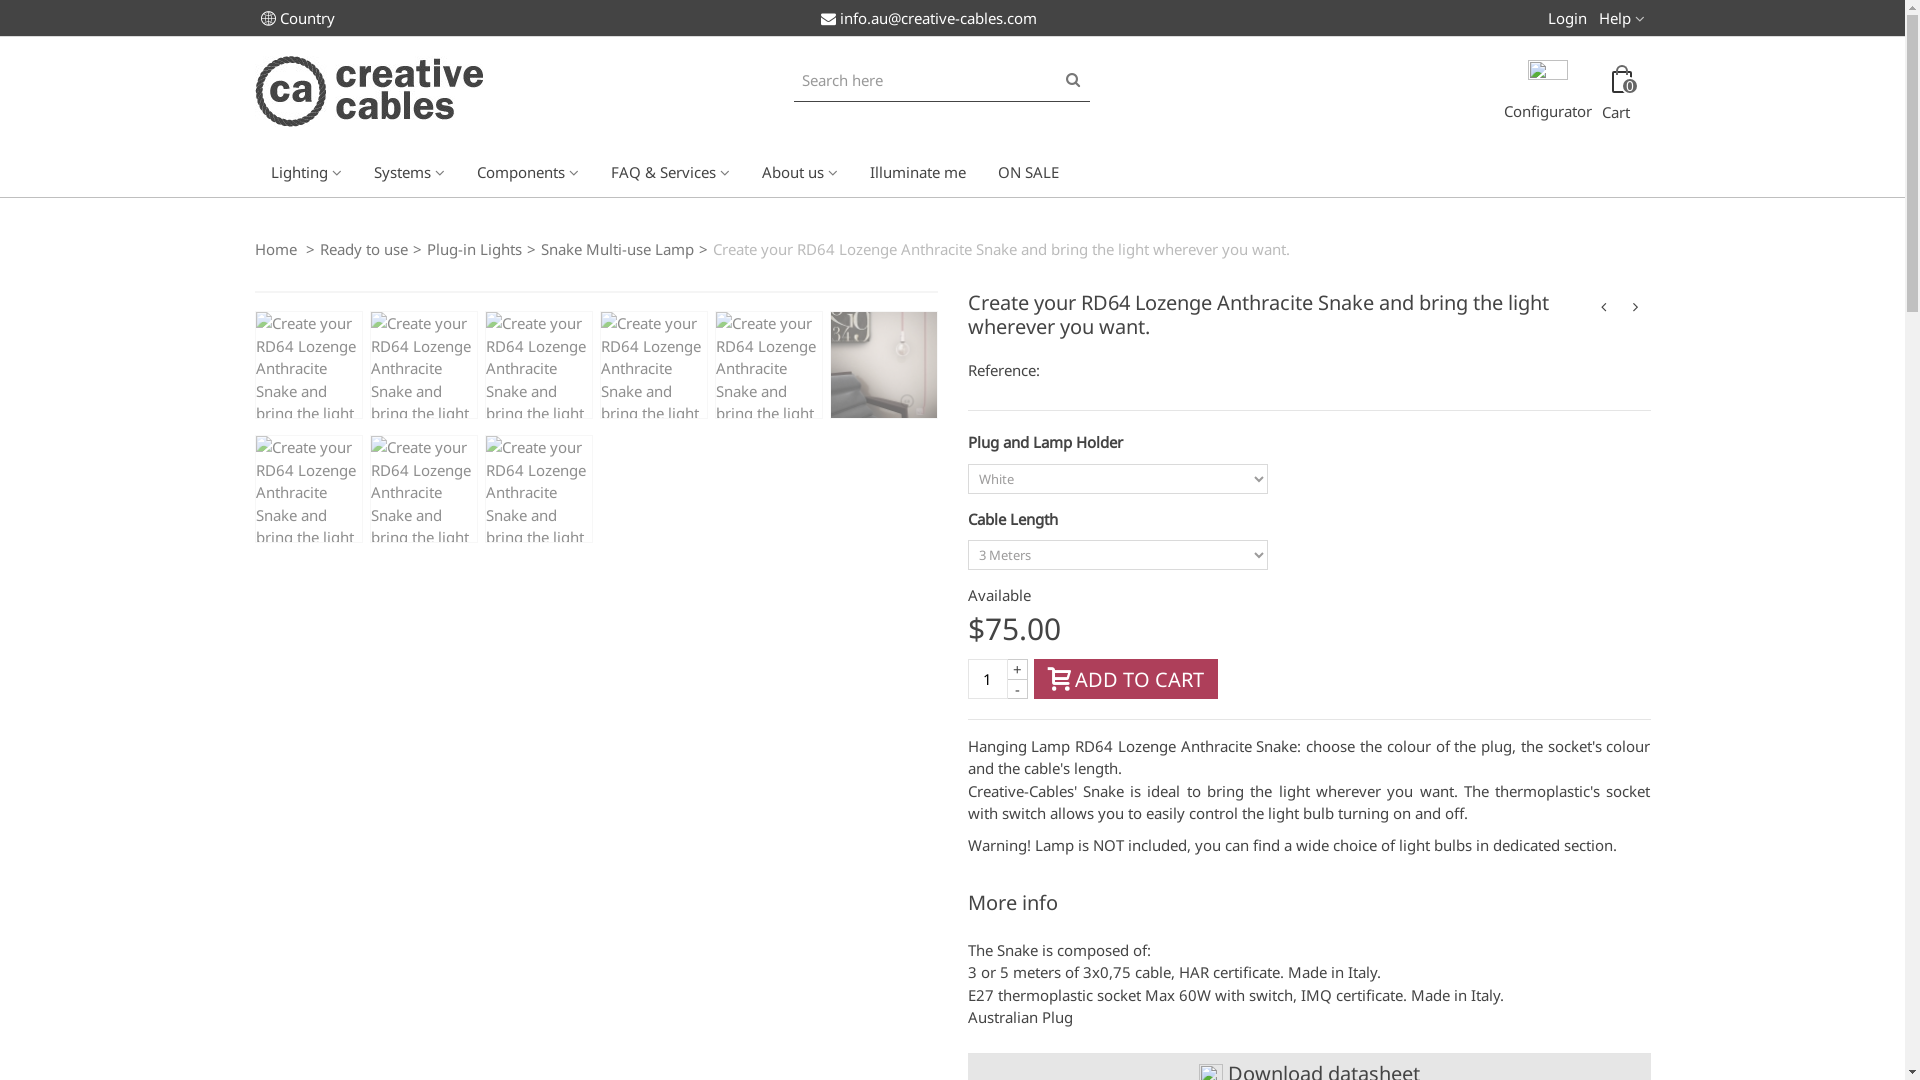 The height and width of the screenshot is (1080, 1920). What do you see at coordinates (1547, 94) in the screenshot?
I see `'Configurator'` at bounding box center [1547, 94].